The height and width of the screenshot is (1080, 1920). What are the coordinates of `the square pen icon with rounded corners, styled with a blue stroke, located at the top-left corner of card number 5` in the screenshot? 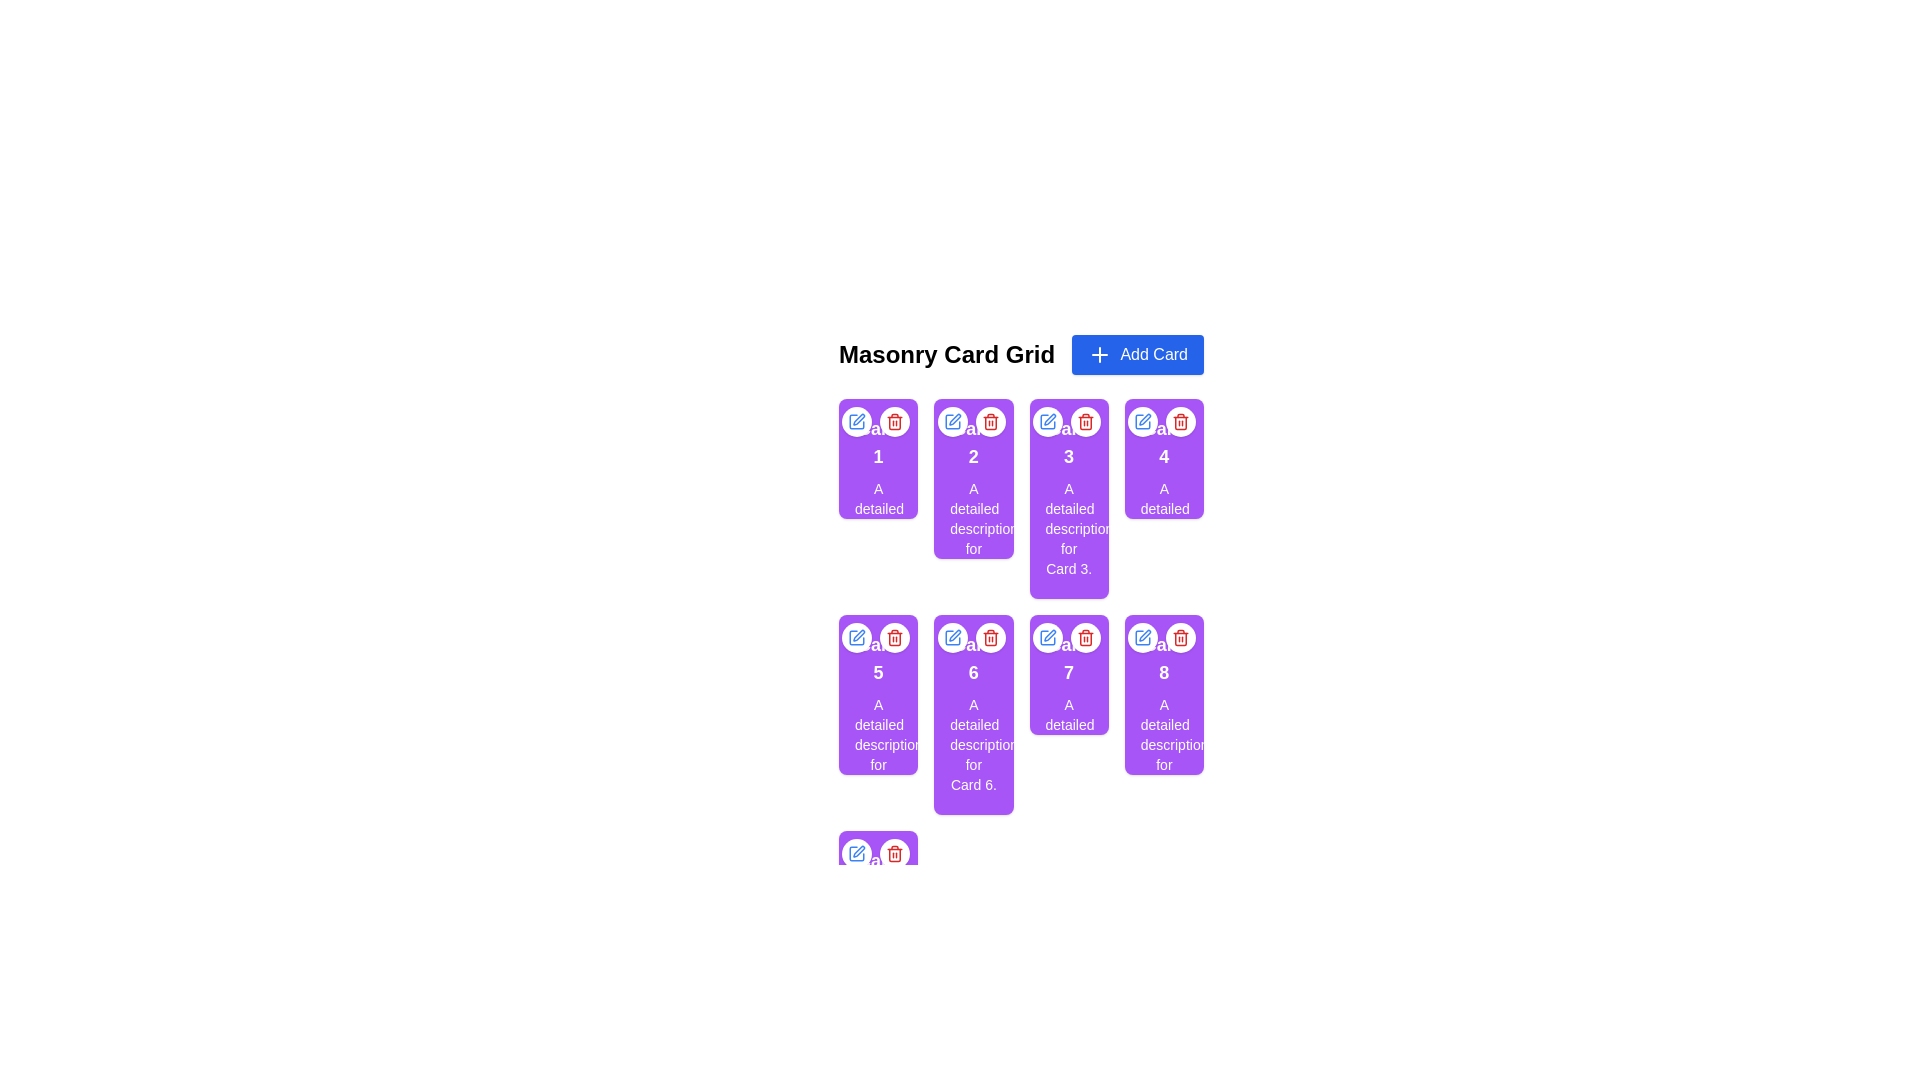 It's located at (857, 637).